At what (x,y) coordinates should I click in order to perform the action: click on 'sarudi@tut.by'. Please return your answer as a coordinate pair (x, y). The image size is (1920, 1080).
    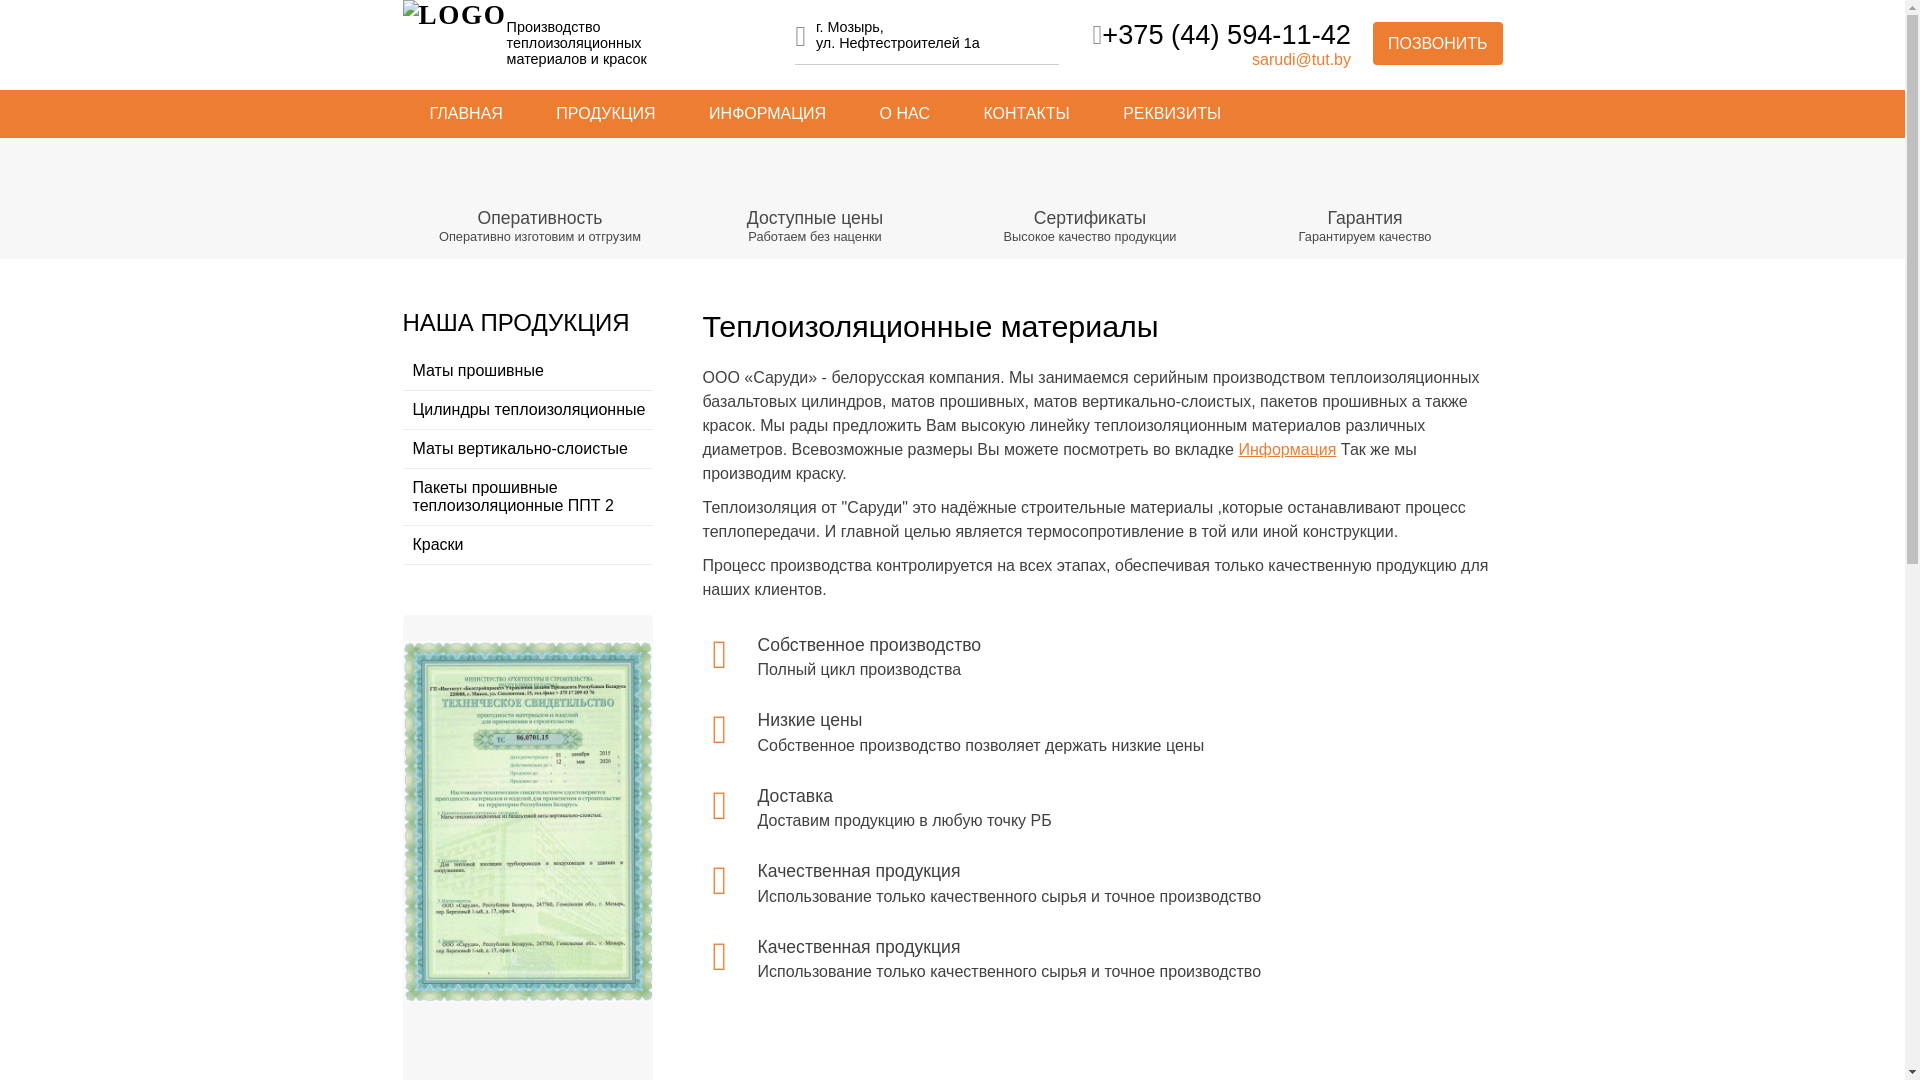
    Looking at the image, I should click on (1301, 58).